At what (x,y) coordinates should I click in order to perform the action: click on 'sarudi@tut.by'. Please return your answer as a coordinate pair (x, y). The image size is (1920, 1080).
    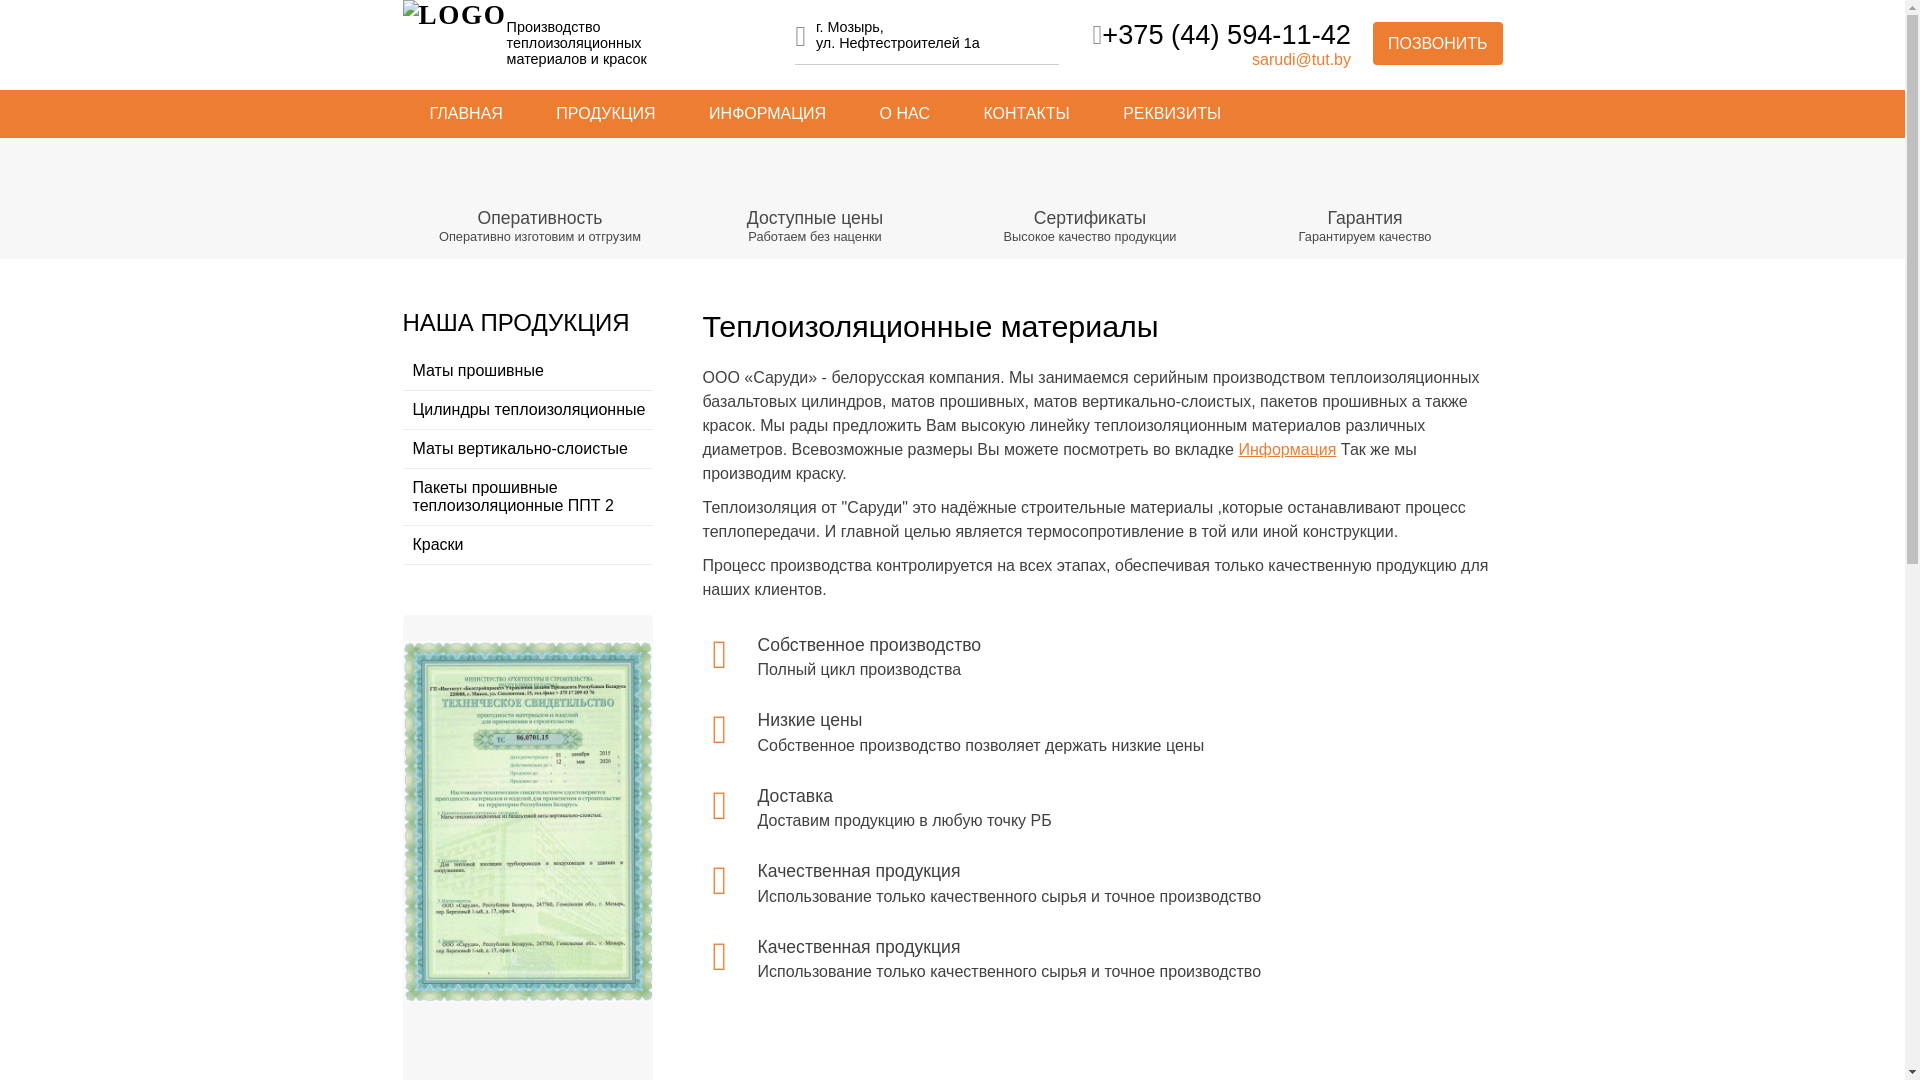
    Looking at the image, I should click on (1301, 58).